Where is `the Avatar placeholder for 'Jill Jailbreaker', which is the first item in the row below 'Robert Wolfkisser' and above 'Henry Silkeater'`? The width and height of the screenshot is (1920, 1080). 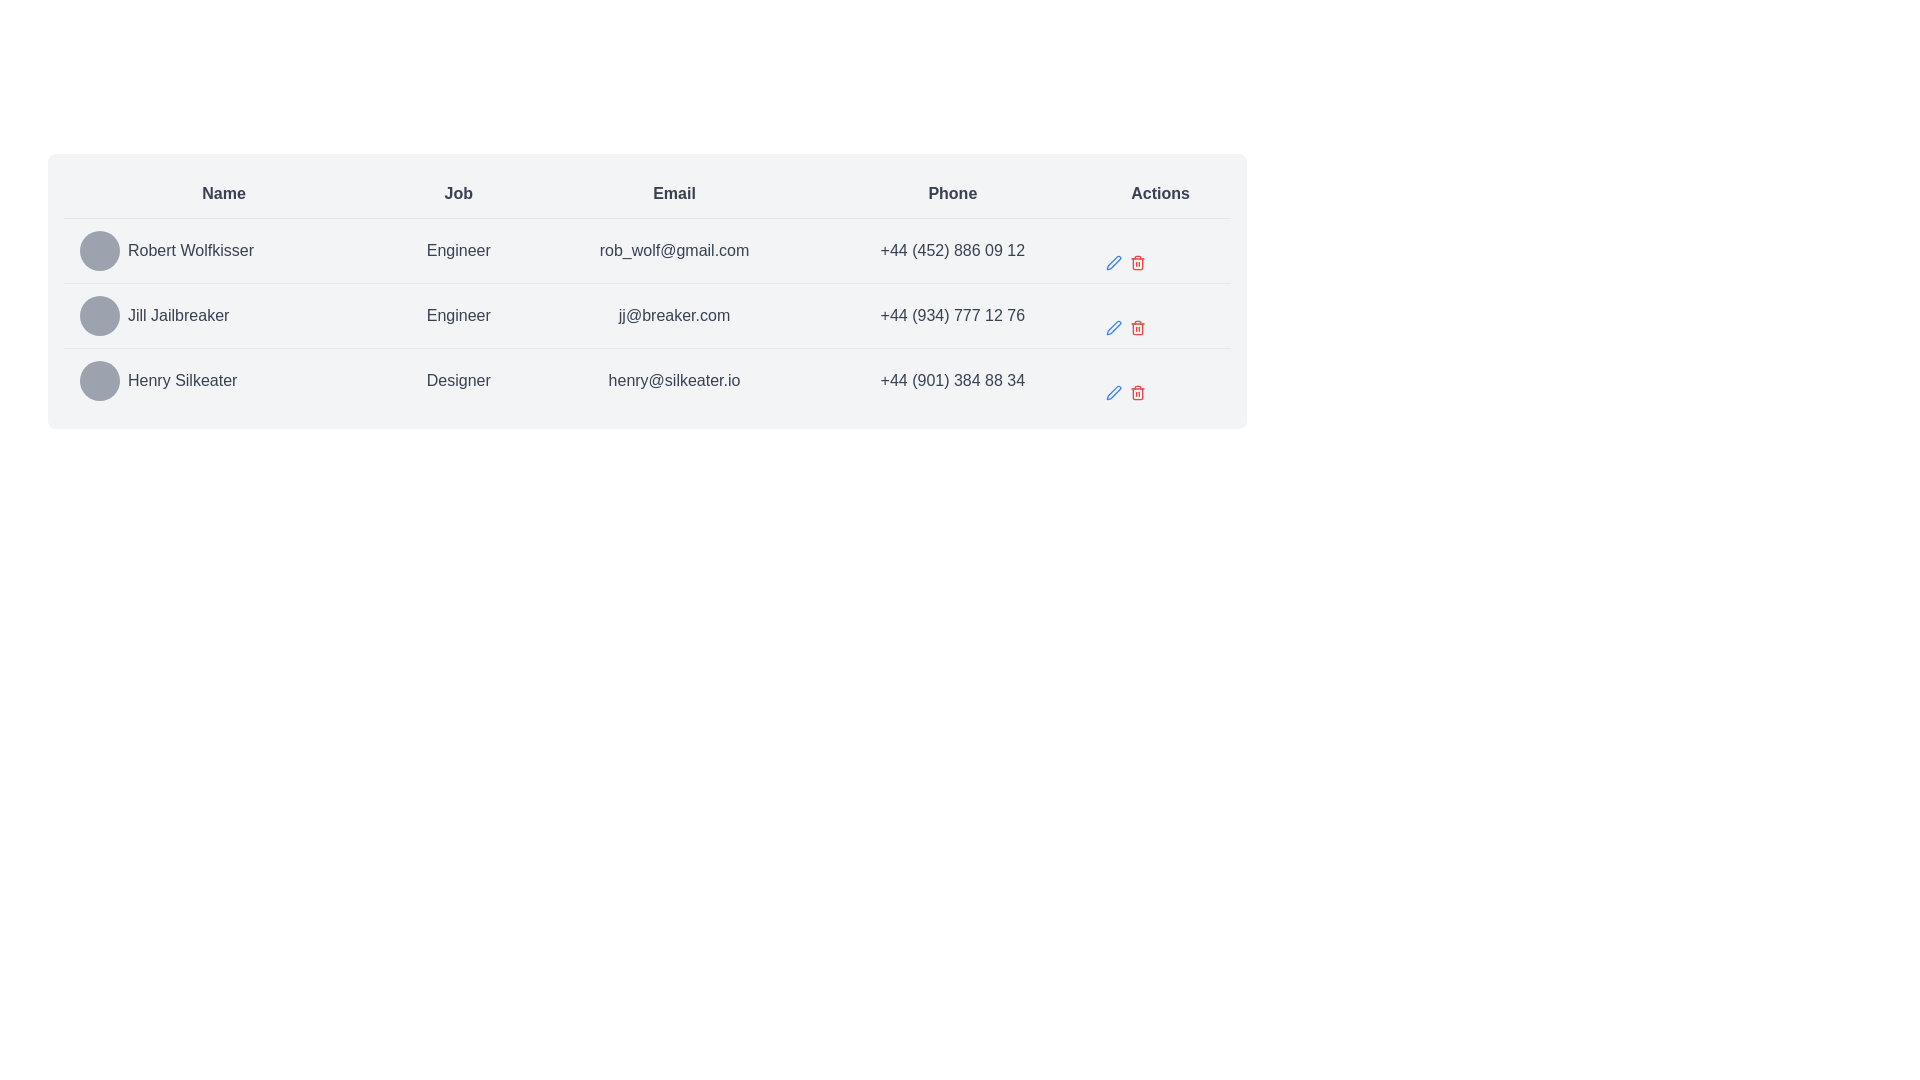 the Avatar placeholder for 'Jill Jailbreaker', which is the first item in the row below 'Robert Wolfkisser' and above 'Henry Silkeater' is located at coordinates (99, 315).